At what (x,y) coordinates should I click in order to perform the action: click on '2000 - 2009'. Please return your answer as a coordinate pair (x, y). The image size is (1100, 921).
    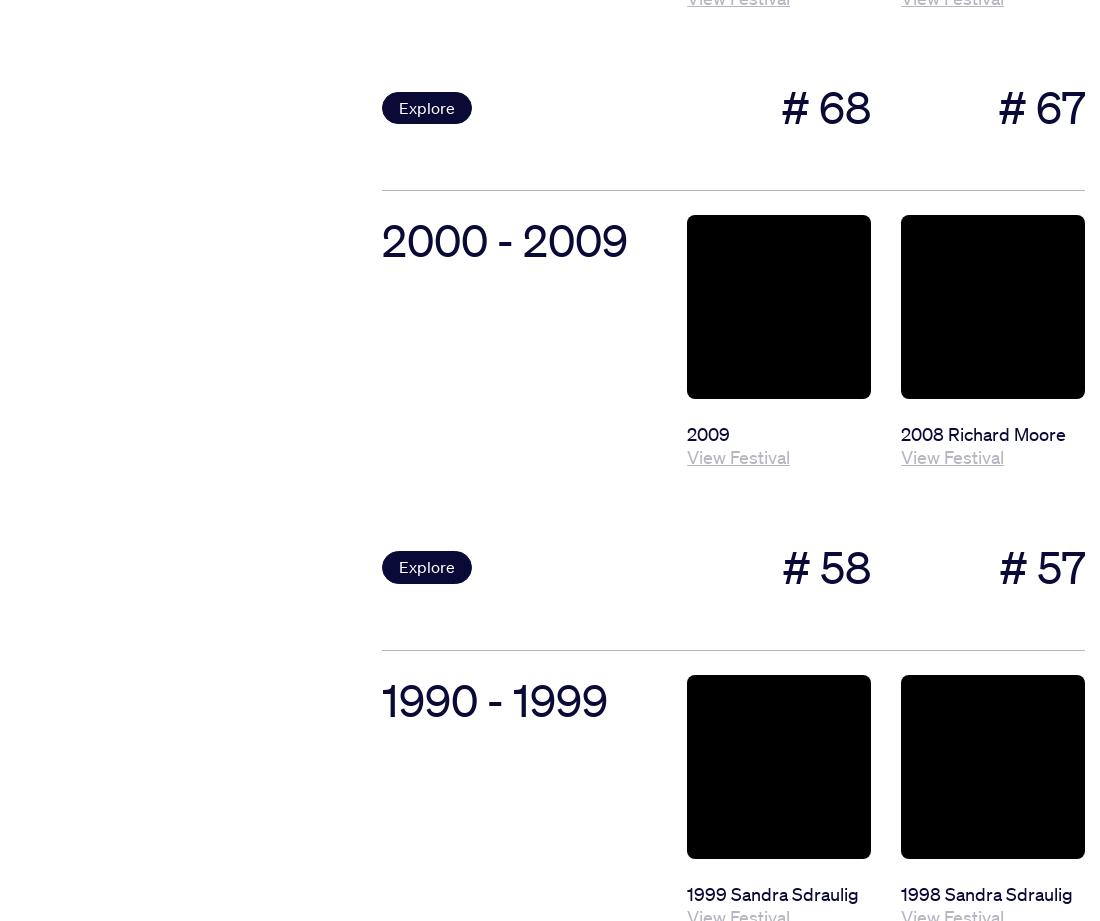
    Looking at the image, I should click on (504, 238).